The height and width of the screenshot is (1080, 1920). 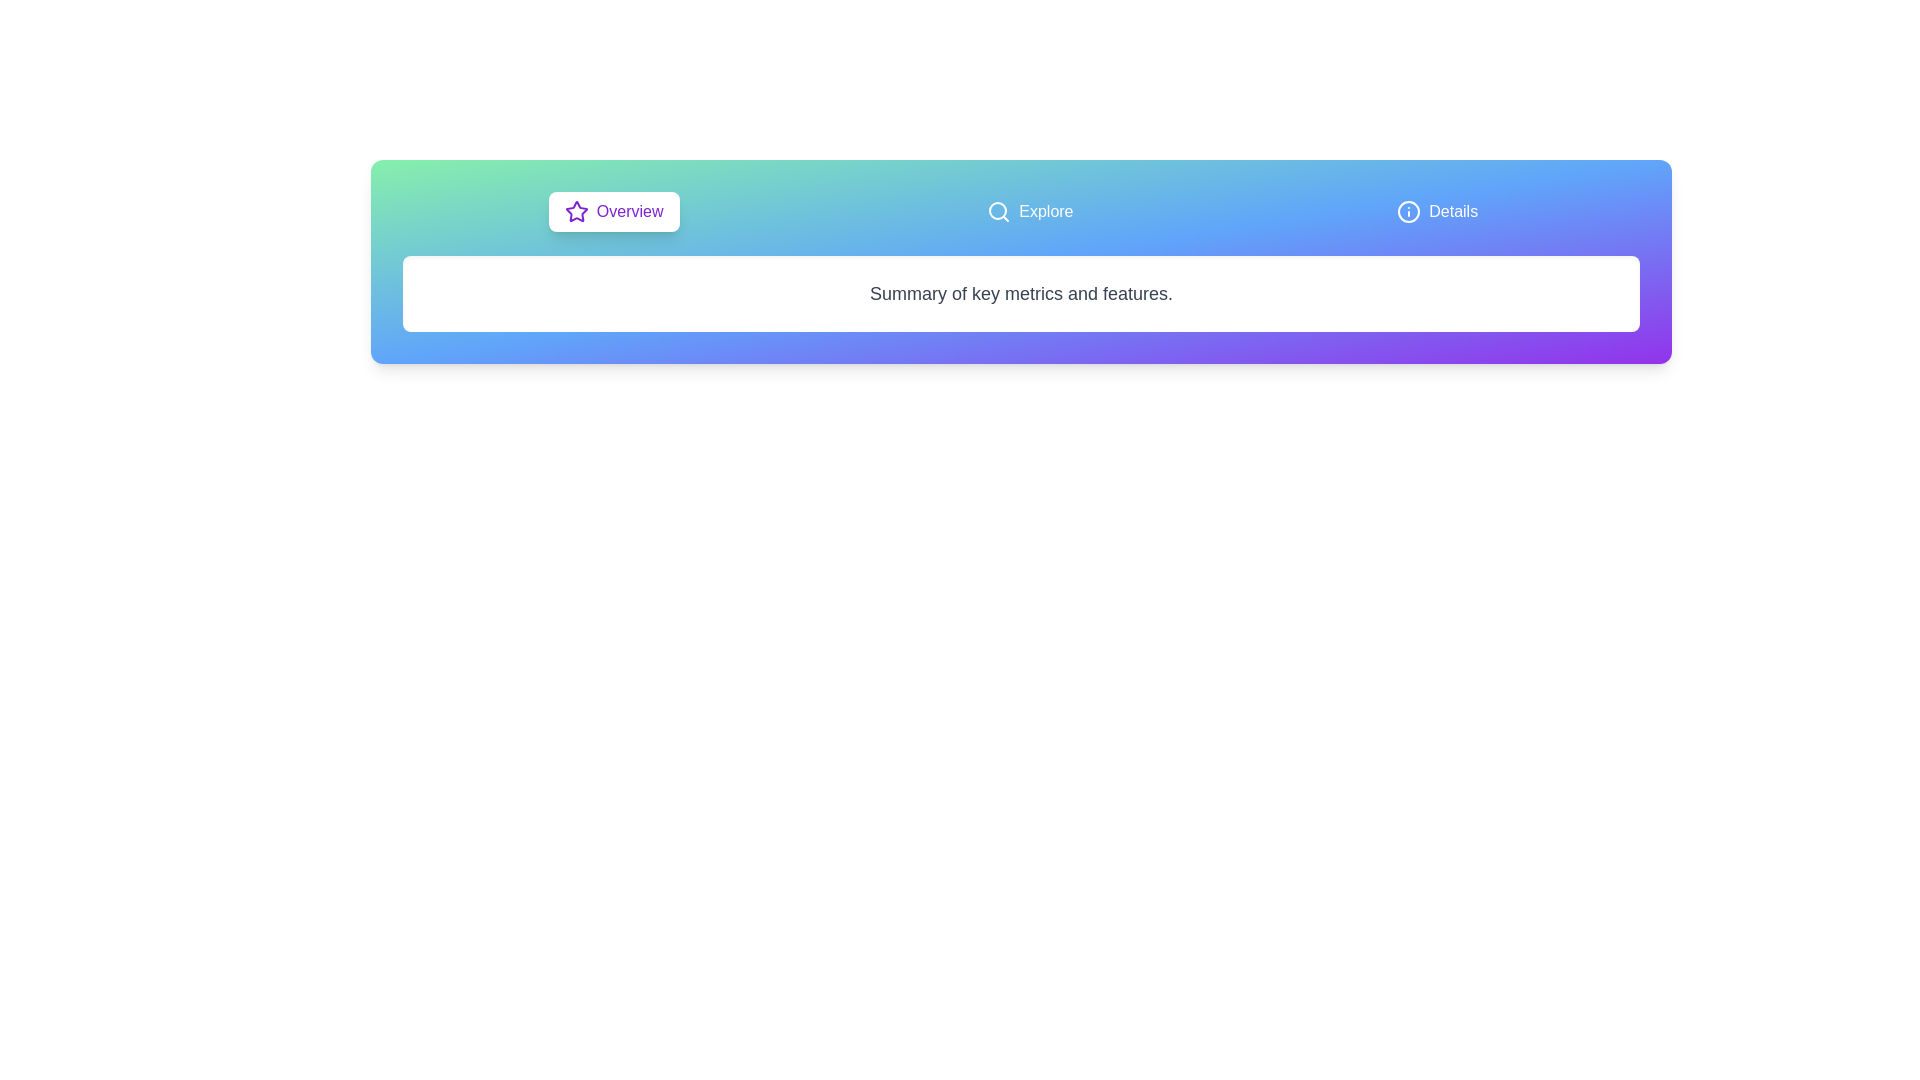 I want to click on the tab labeled 'Details' to display its content, so click(x=1436, y=212).